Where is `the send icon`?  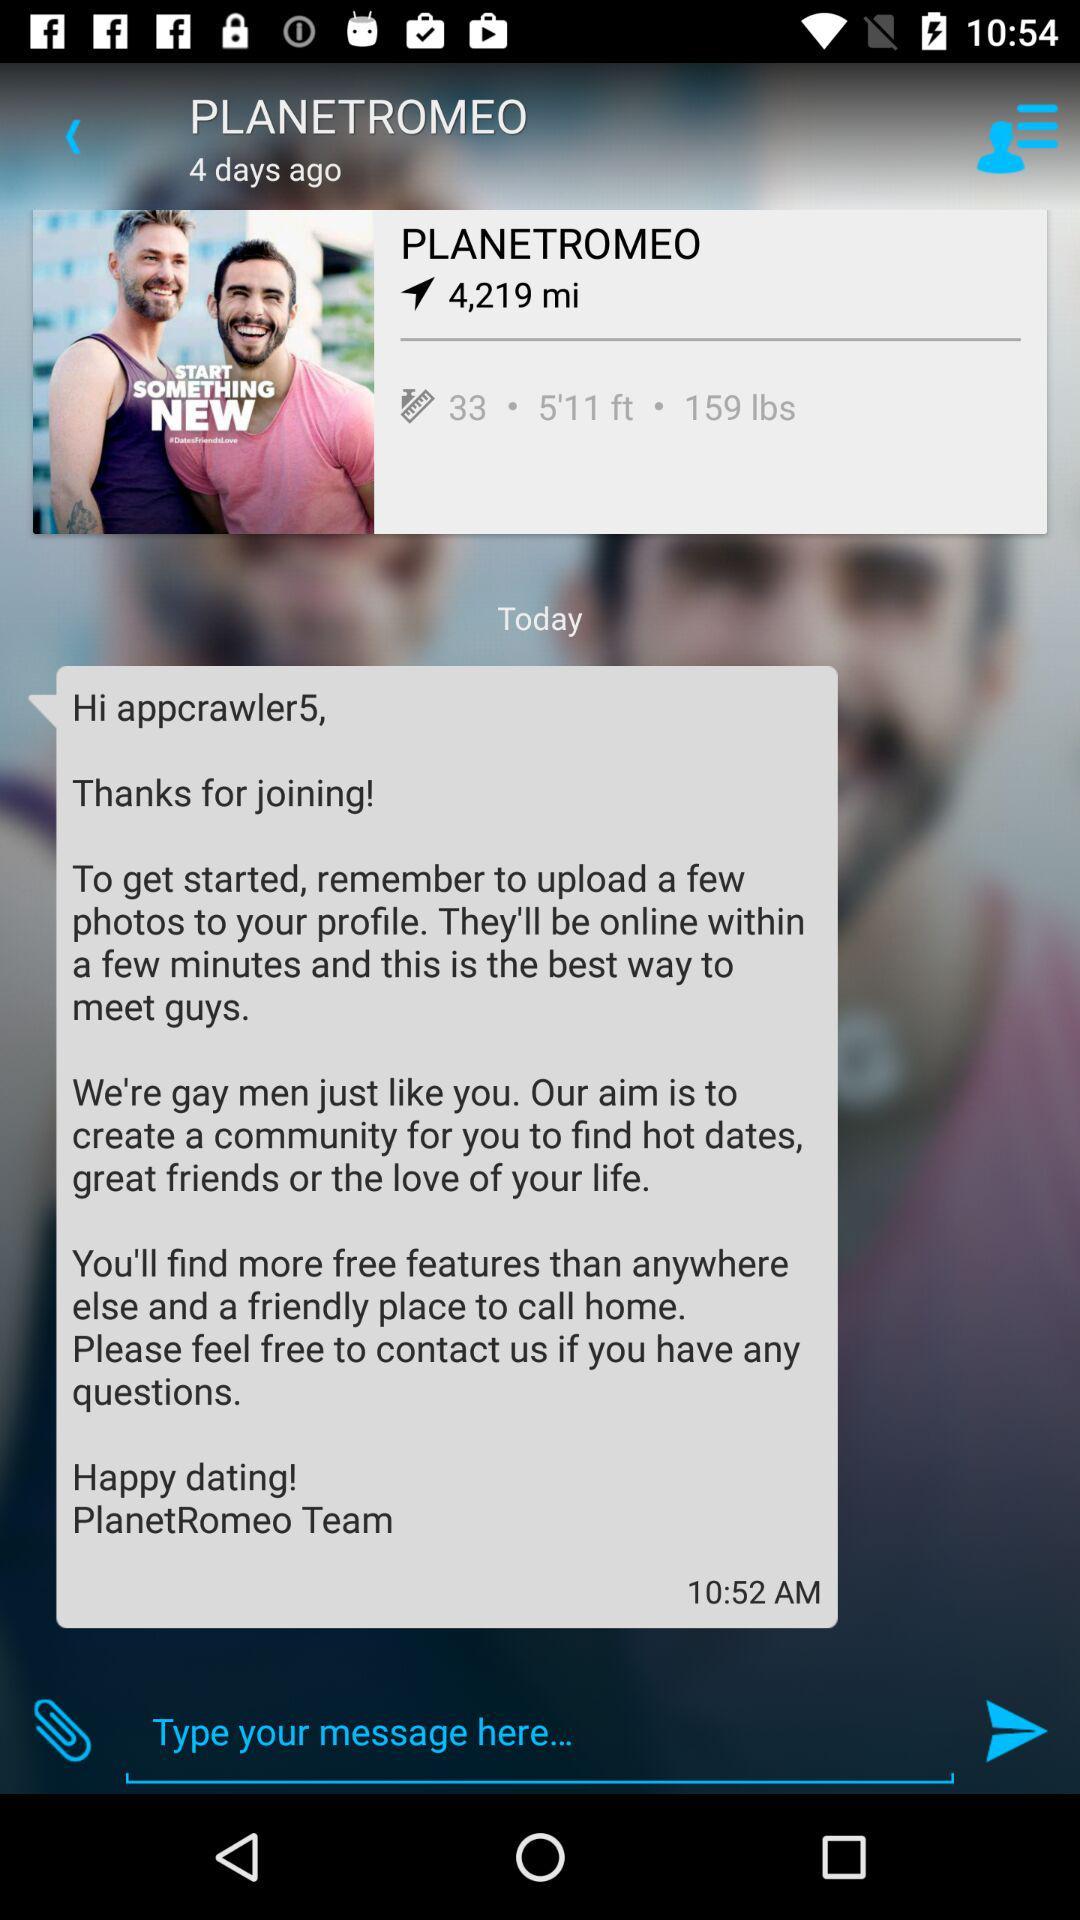
the send icon is located at coordinates (1017, 1730).